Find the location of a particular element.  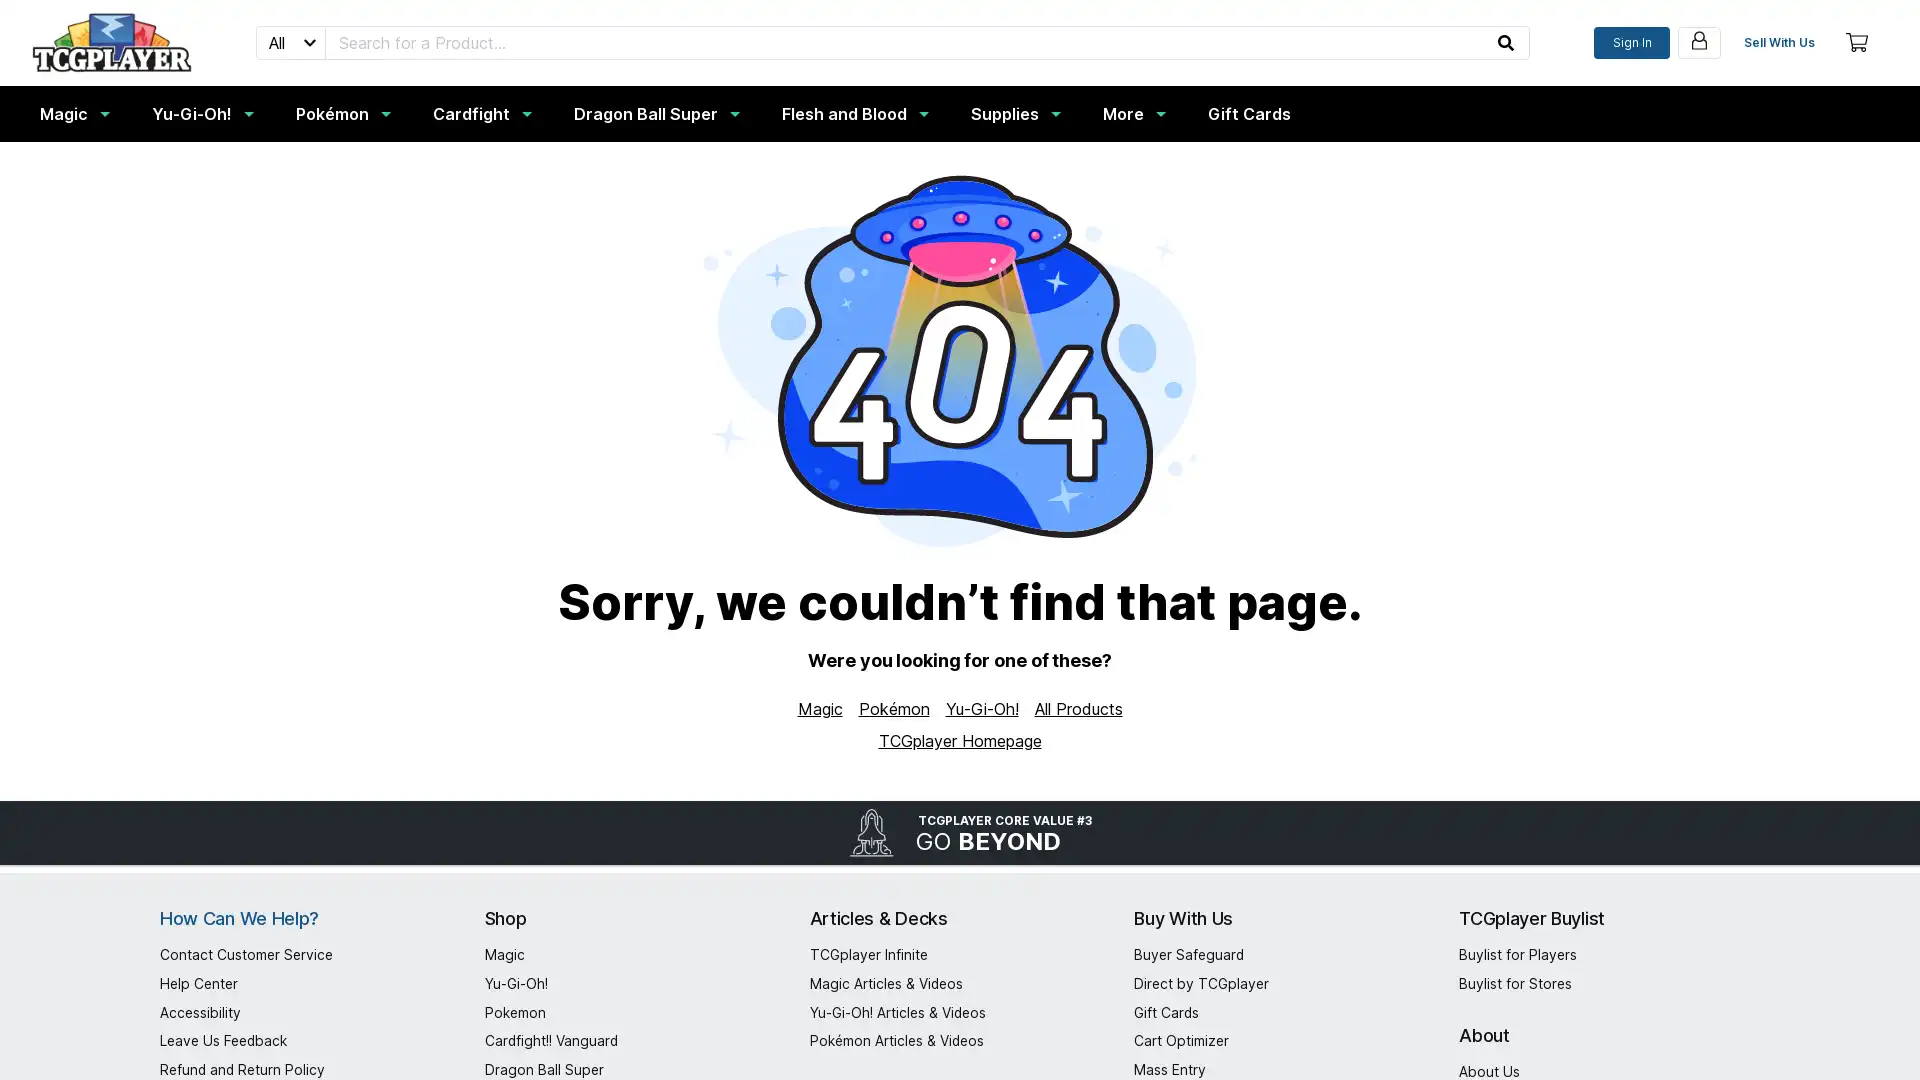

submit your search is located at coordinates (1506, 42).